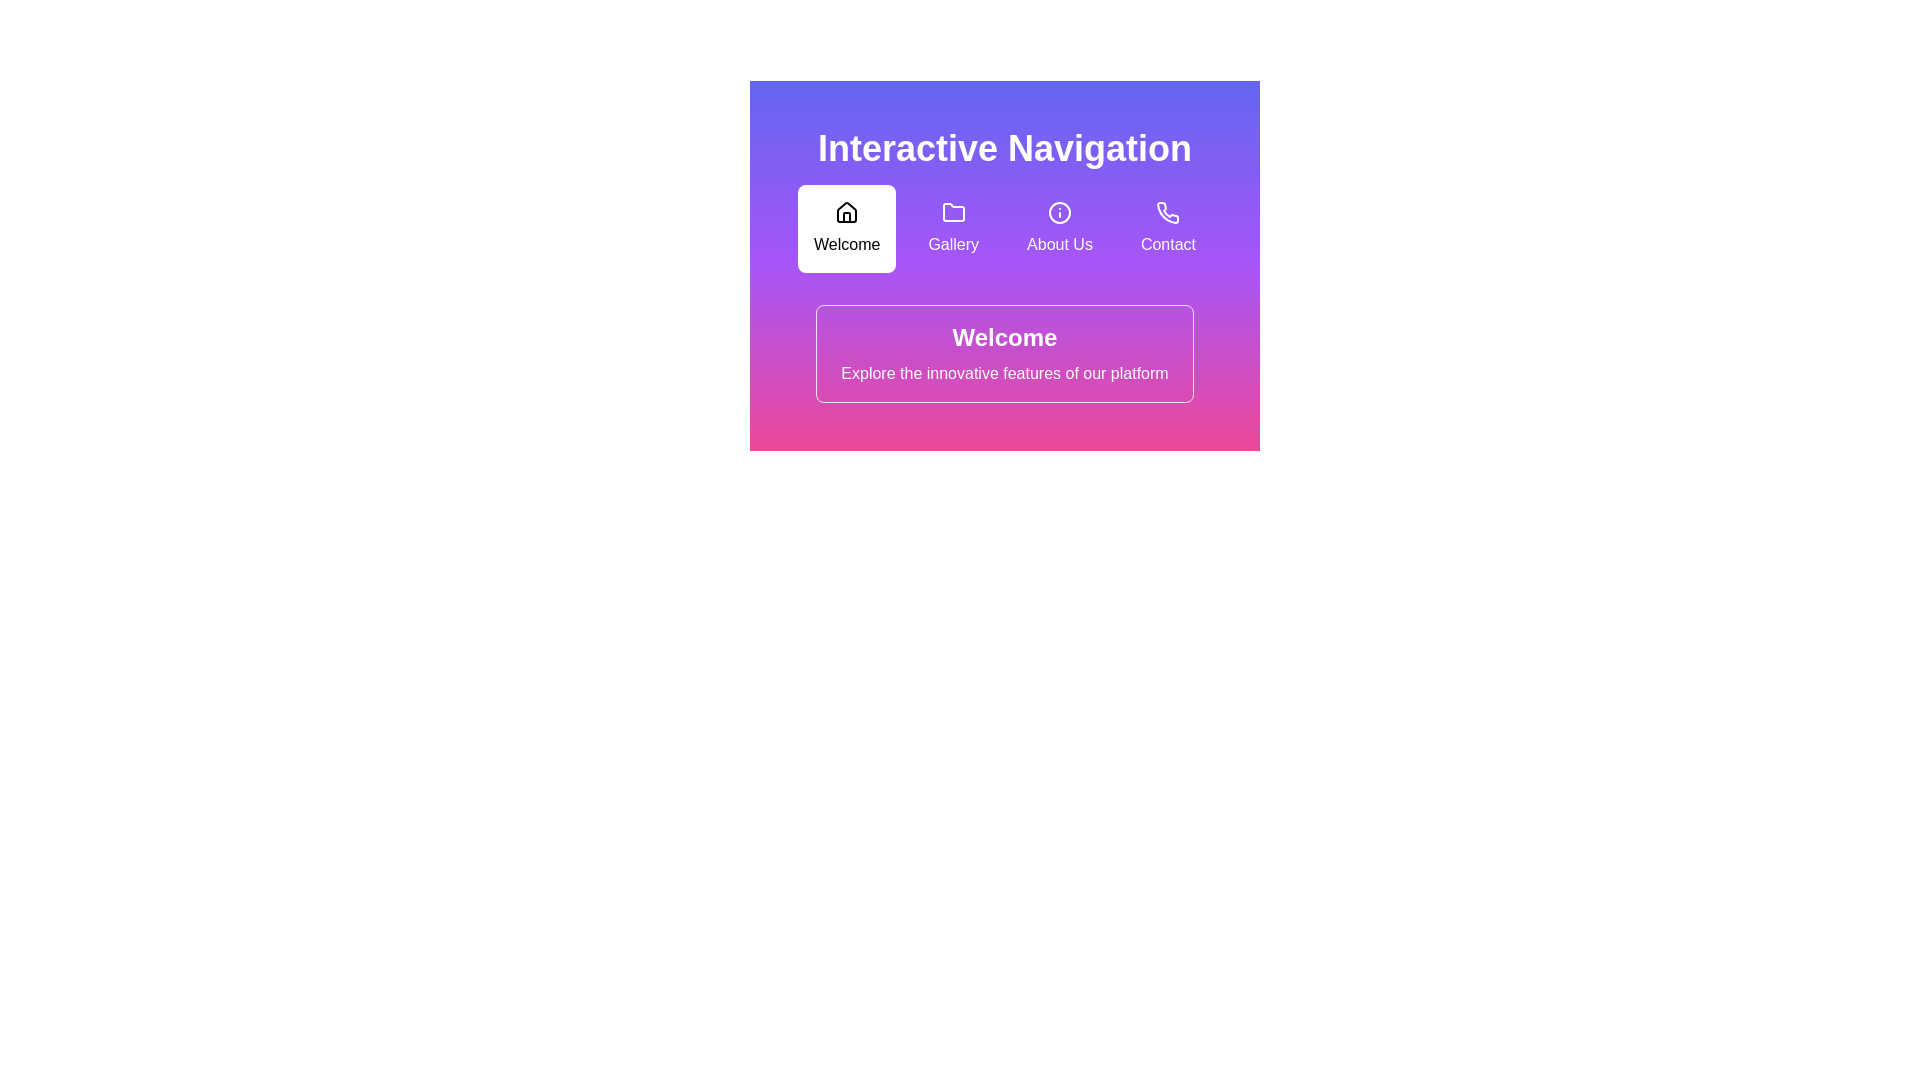  Describe the element at coordinates (1167, 227) in the screenshot. I see `the interactive 'Contact' button located at the far right of the navigation buttons` at that location.